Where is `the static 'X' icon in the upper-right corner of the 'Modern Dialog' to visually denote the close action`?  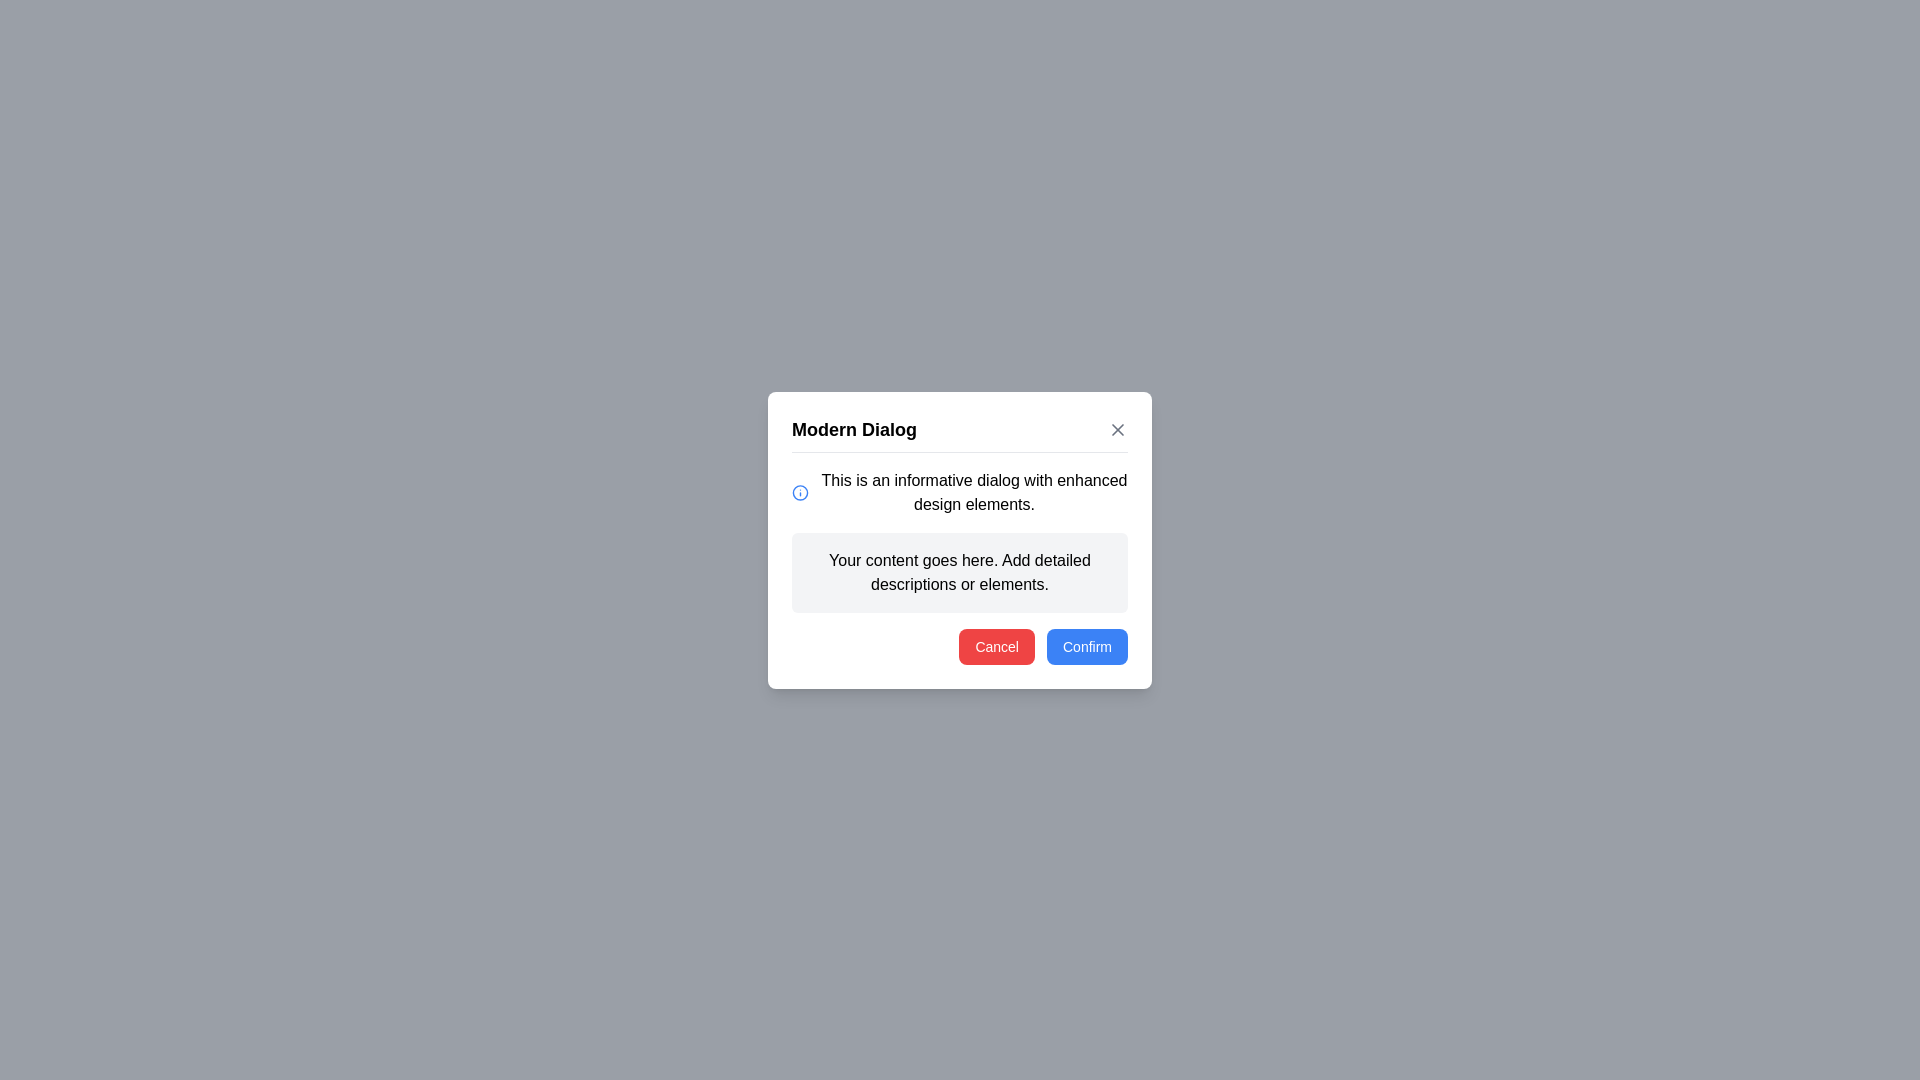
the static 'X' icon in the upper-right corner of the 'Modern Dialog' to visually denote the close action is located at coordinates (1117, 428).